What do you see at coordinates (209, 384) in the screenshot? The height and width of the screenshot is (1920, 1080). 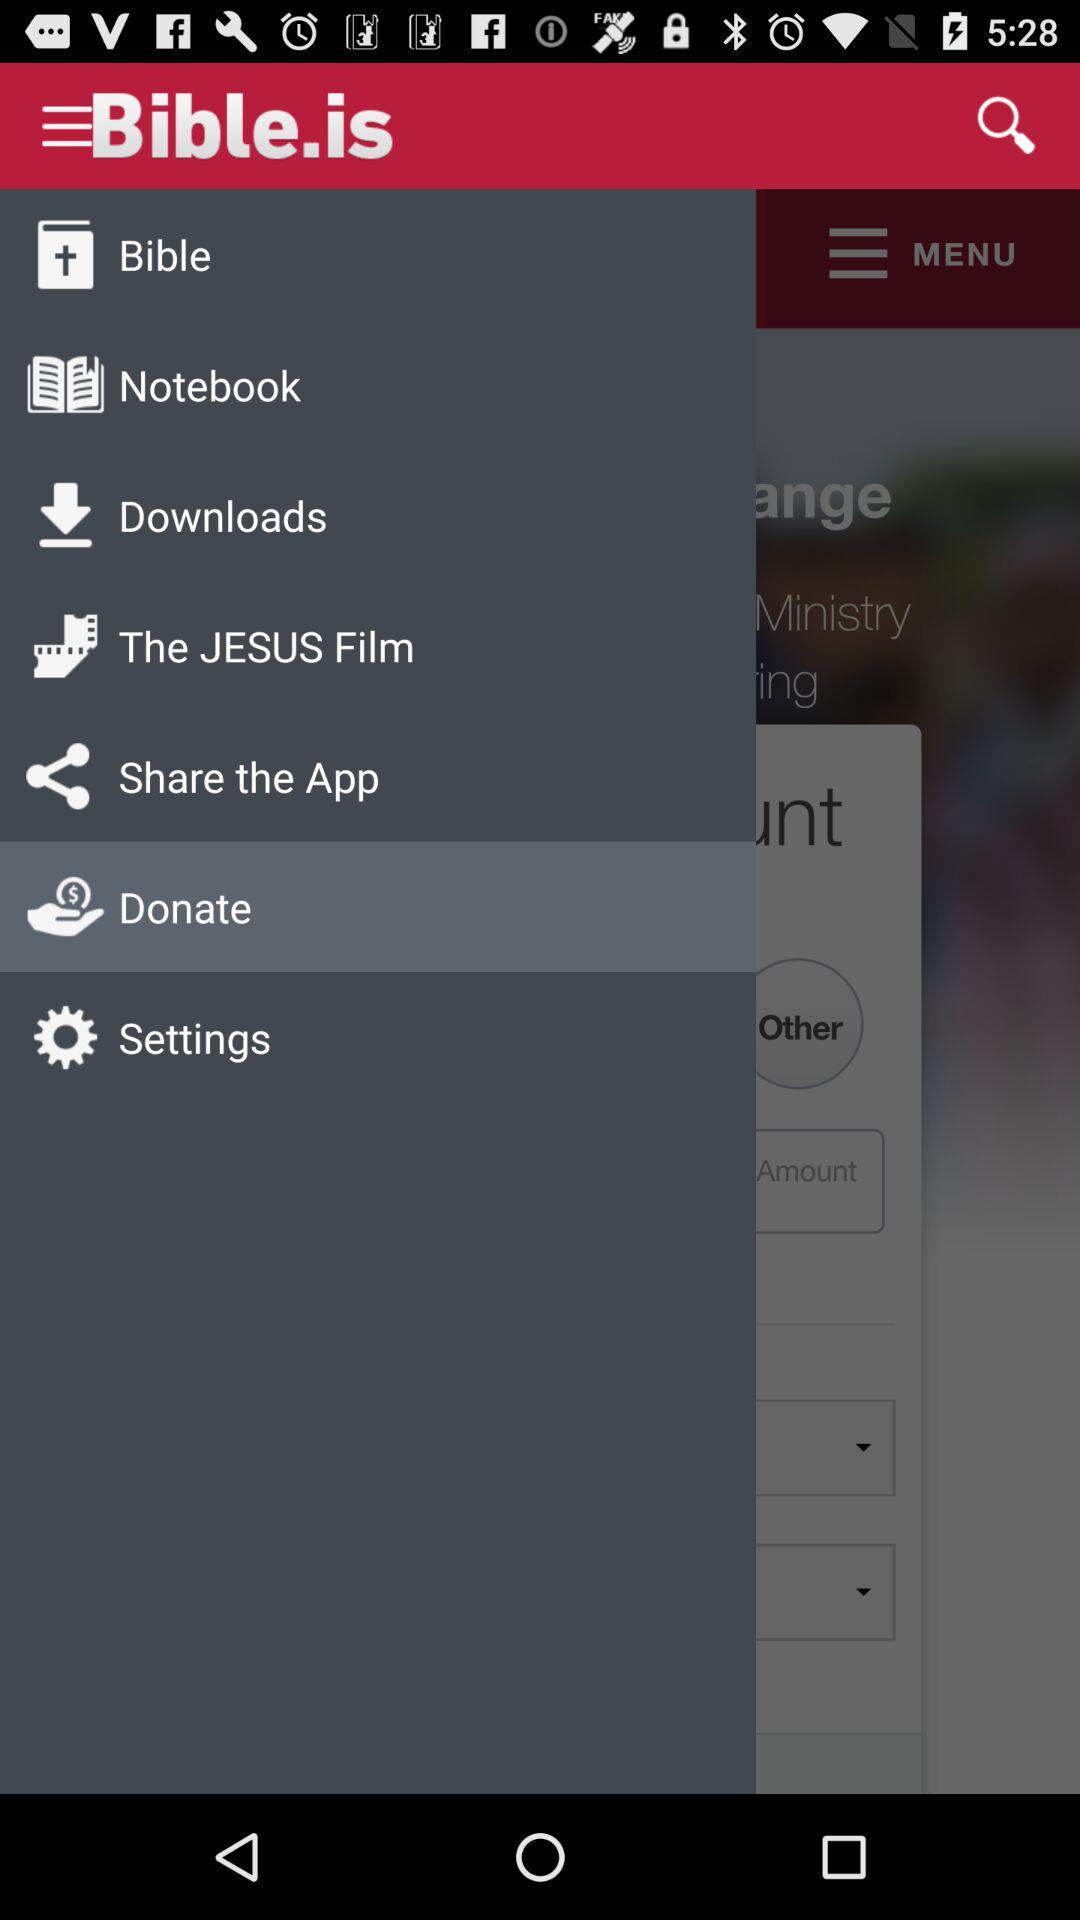 I see `notebook item` at bounding box center [209, 384].